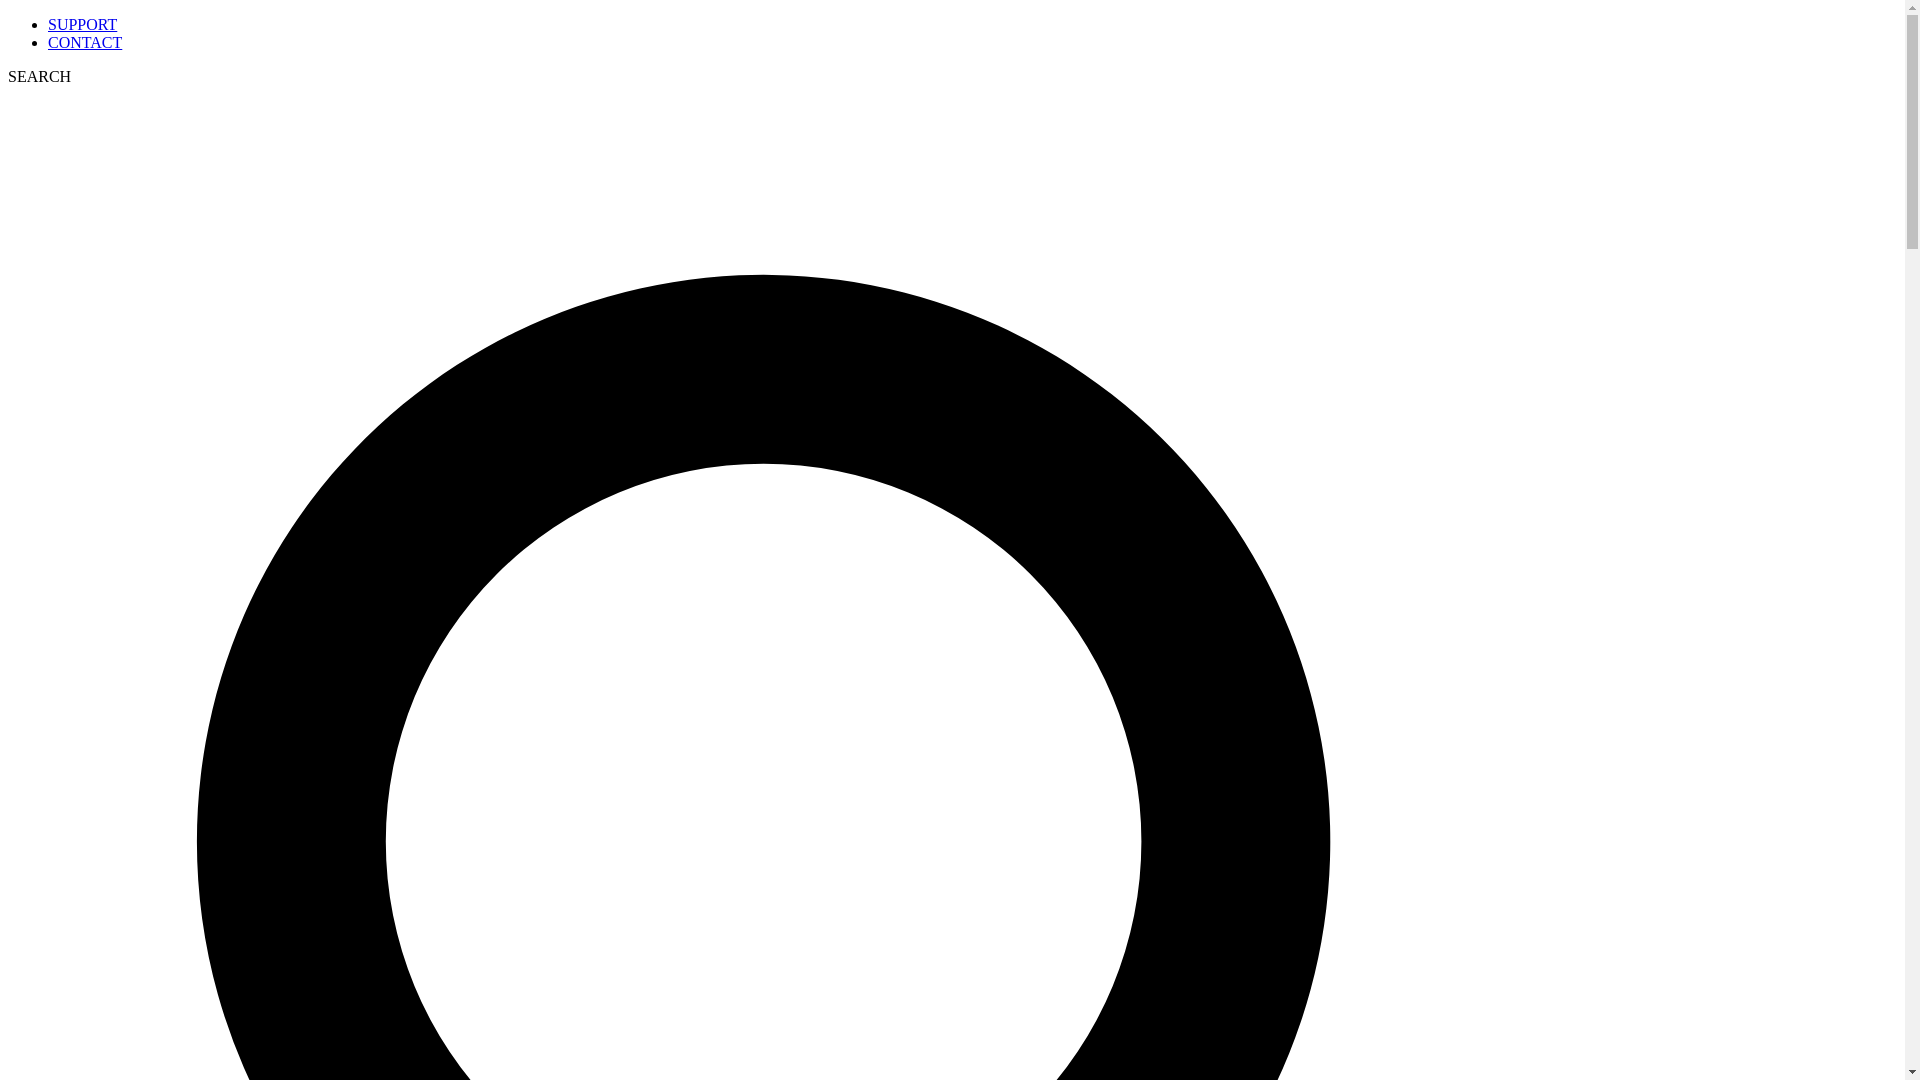 This screenshot has width=1920, height=1080. Describe the element at coordinates (84, 42) in the screenshot. I see `'CONTACT'` at that location.